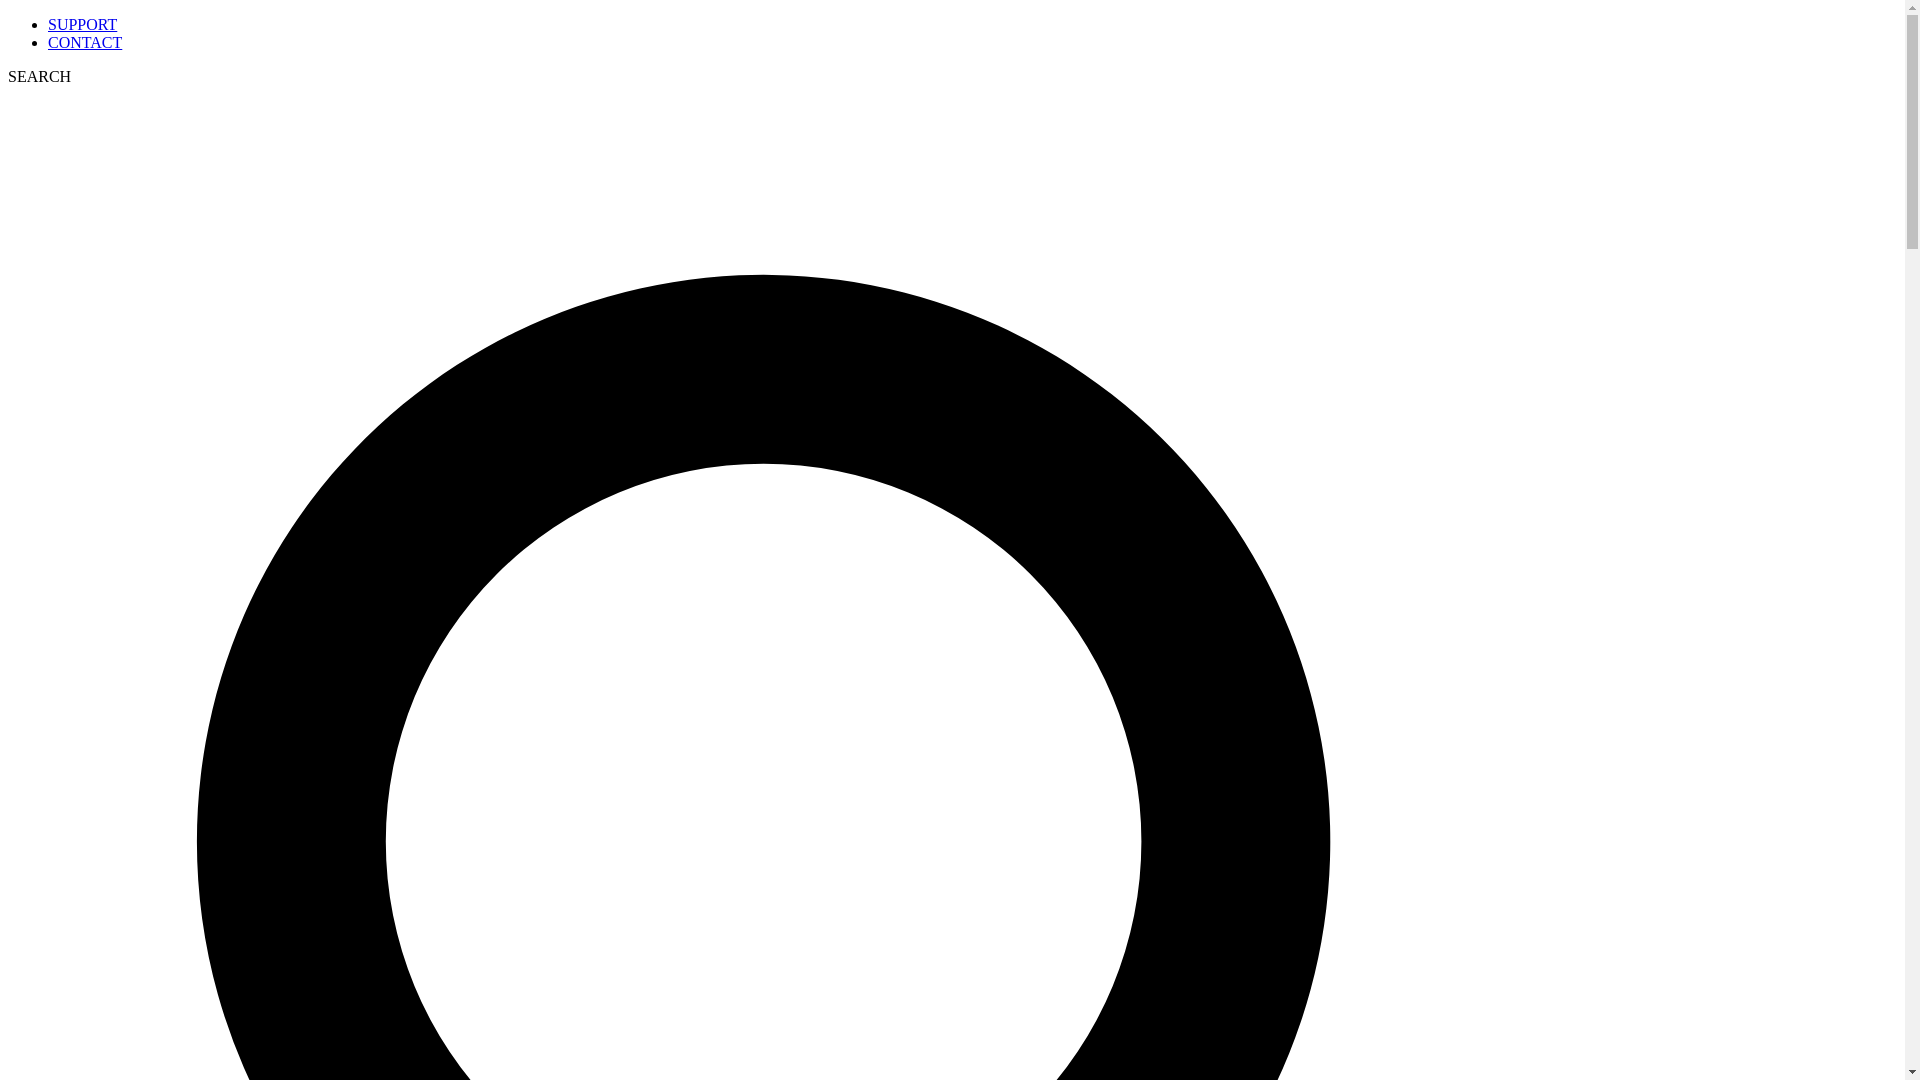 This screenshot has width=1920, height=1080. Describe the element at coordinates (84, 42) in the screenshot. I see `'CONTACT'` at that location.